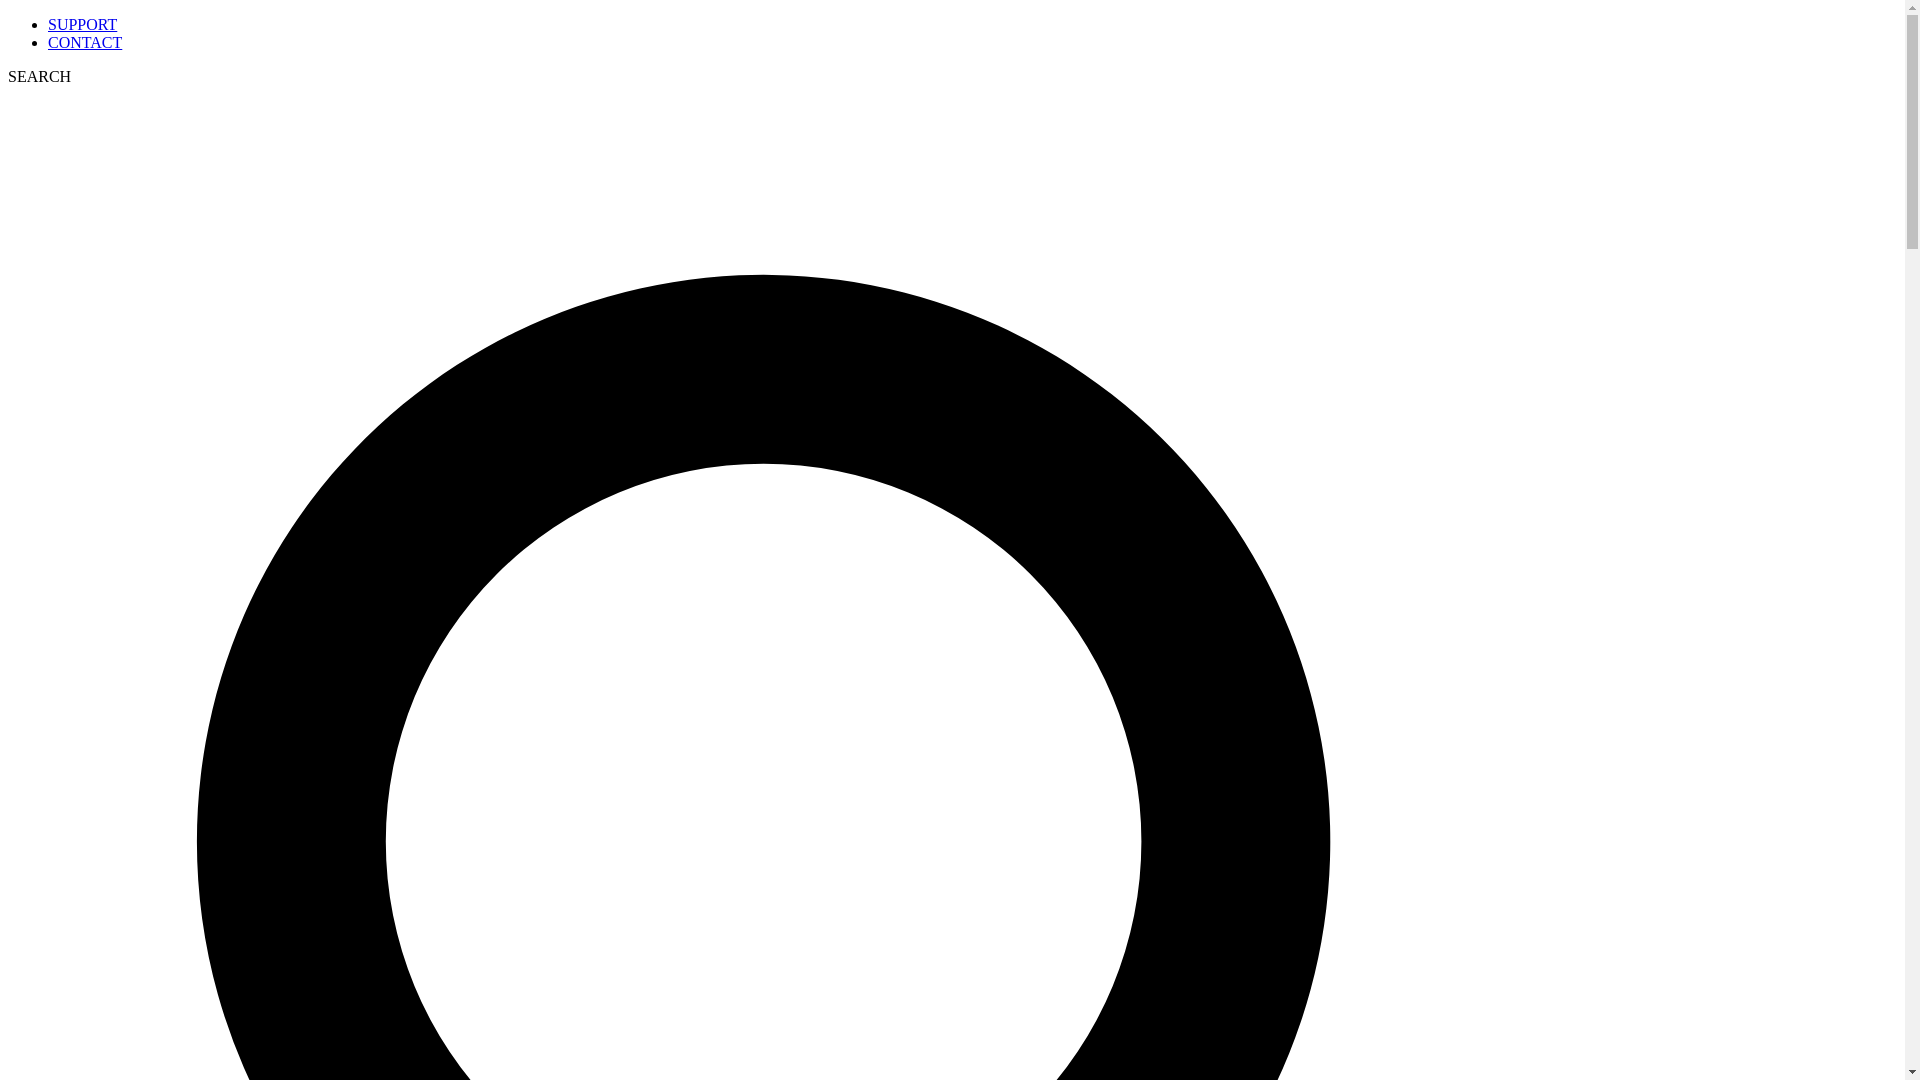 This screenshot has width=1920, height=1080. Describe the element at coordinates (84, 42) in the screenshot. I see `'CONTACT'` at that location.